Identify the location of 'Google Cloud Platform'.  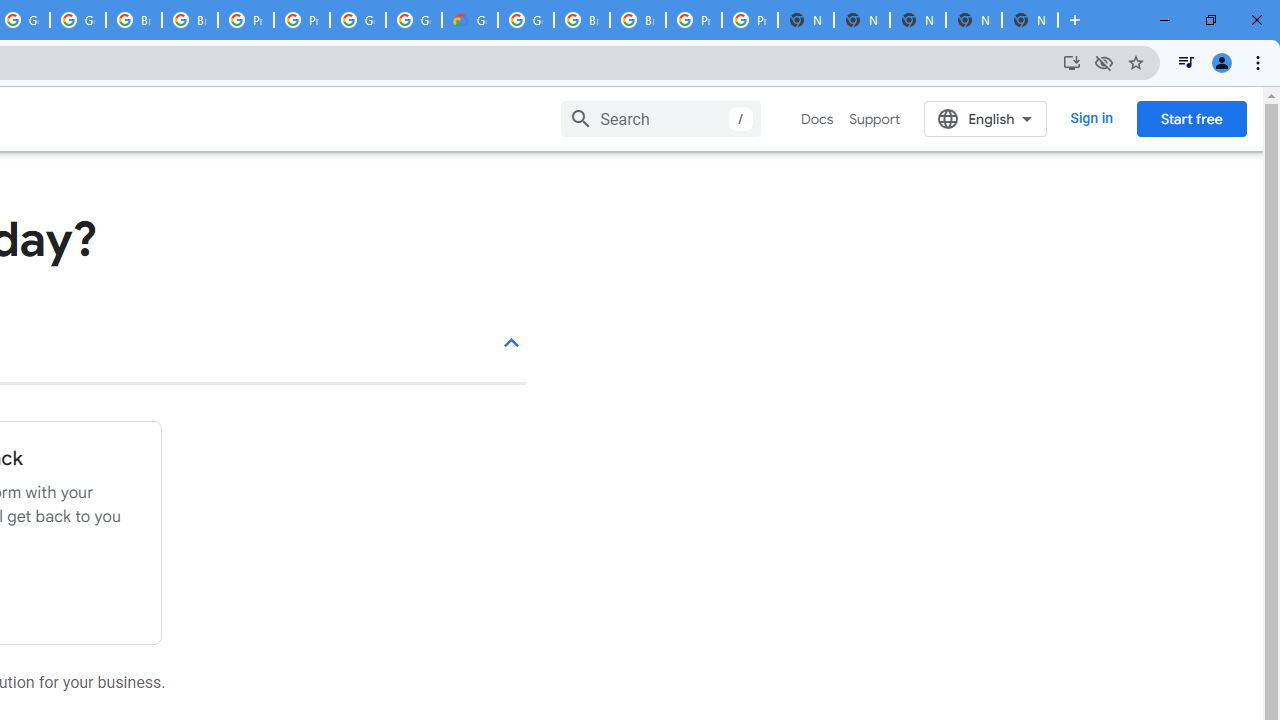
(526, 20).